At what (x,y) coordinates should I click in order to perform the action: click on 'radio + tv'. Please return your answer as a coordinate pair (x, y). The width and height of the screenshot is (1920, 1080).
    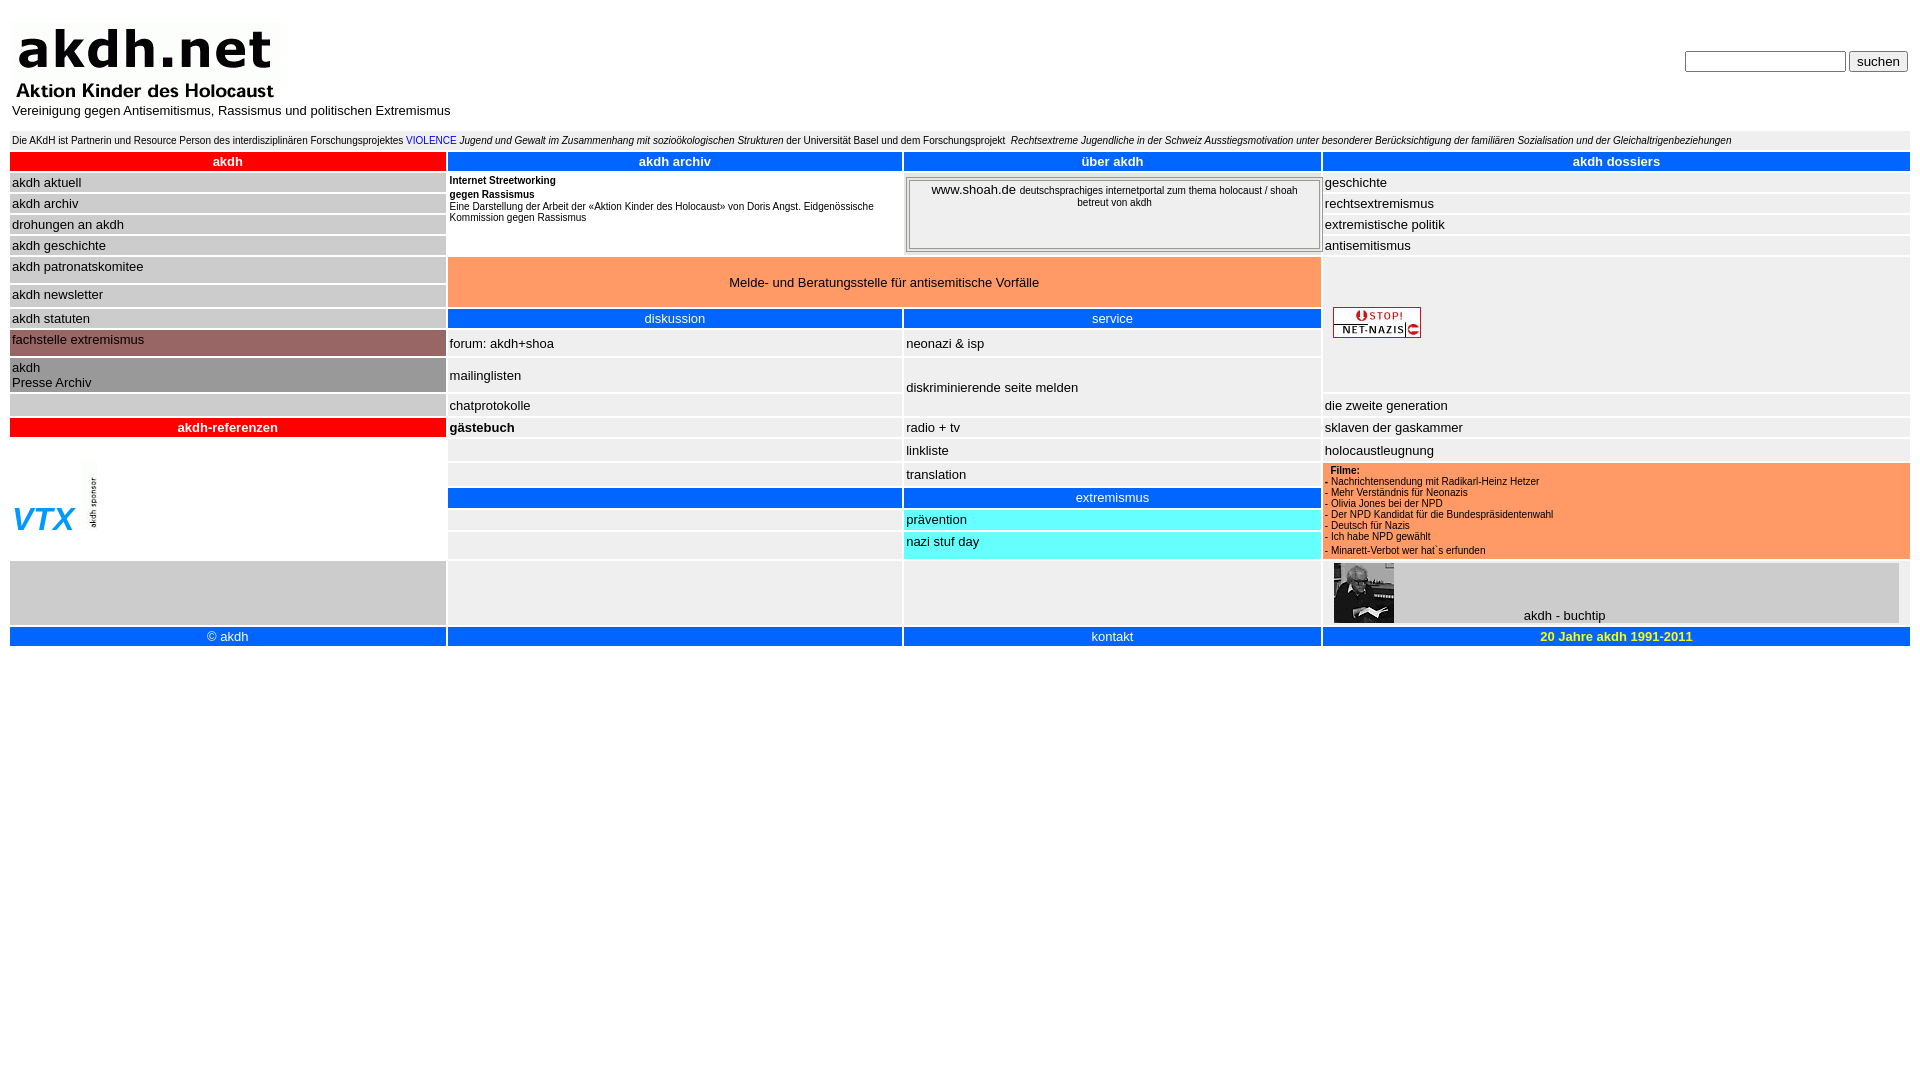
    Looking at the image, I should click on (931, 426).